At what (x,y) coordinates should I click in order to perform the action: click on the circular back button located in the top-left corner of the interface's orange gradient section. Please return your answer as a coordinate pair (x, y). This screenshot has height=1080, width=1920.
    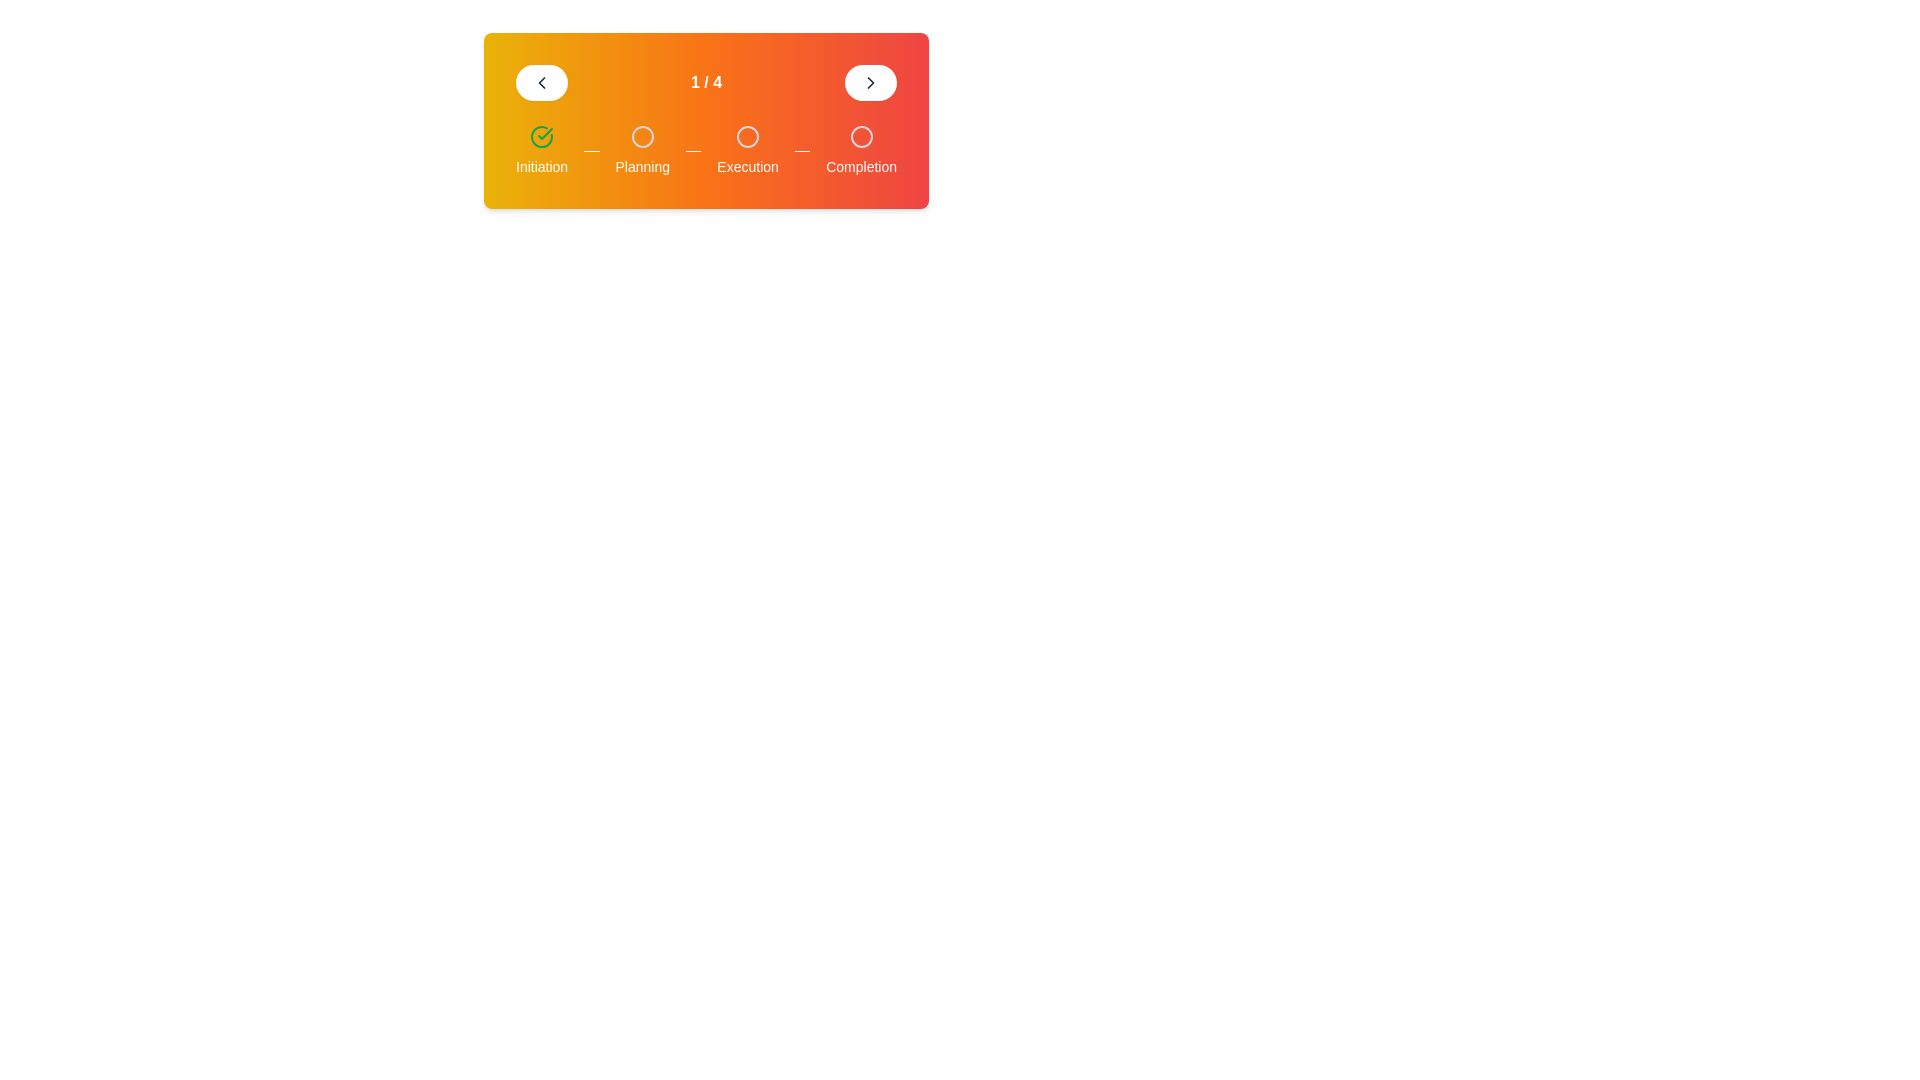
    Looking at the image, I should click on (542, 82).